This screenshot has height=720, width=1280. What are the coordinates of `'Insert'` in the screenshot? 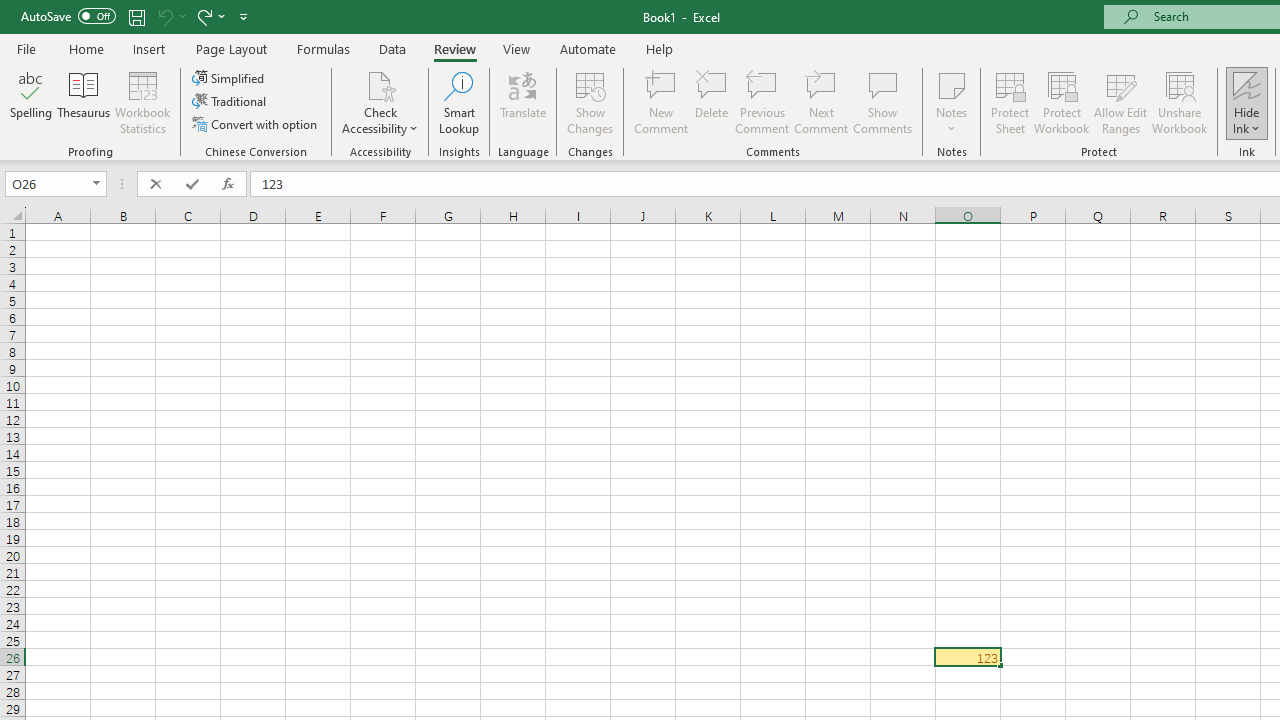 It's located at (148, 48).